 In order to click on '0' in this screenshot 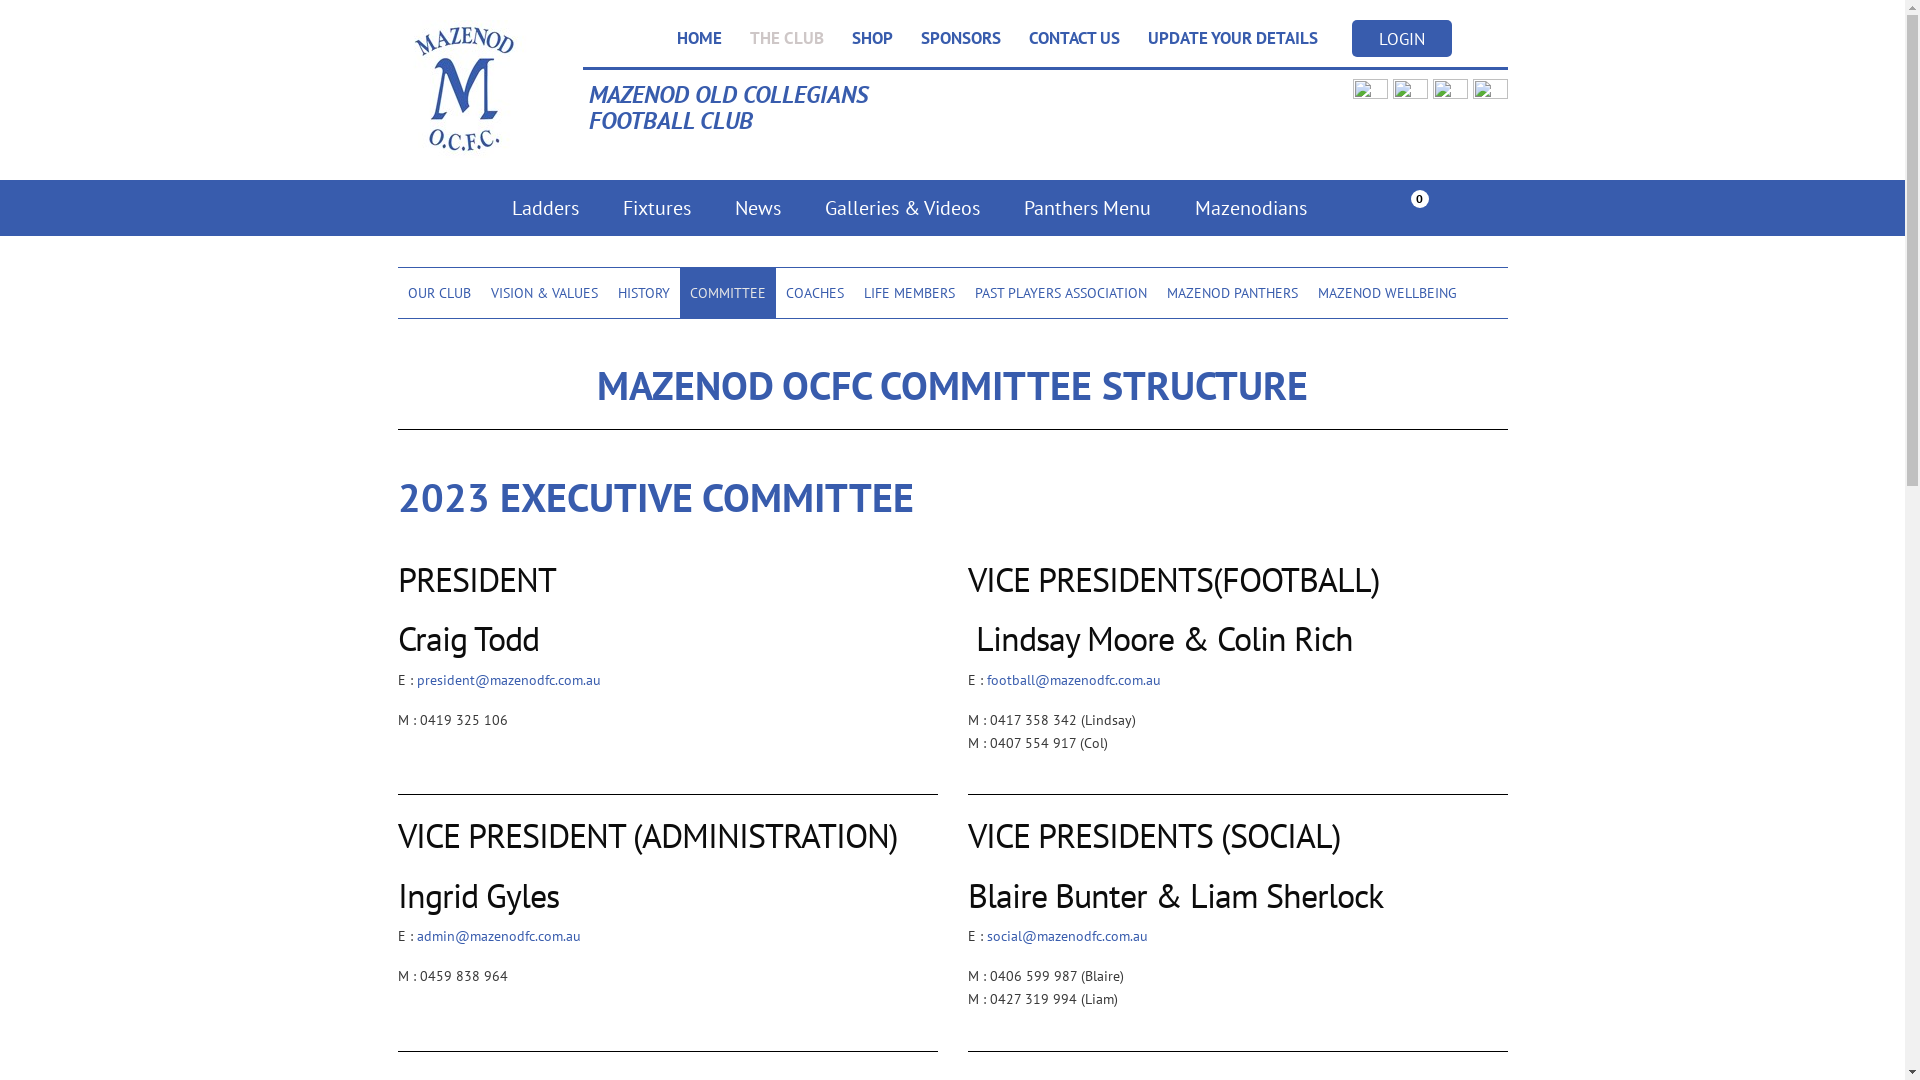, I will do `click(1406, 209)`.